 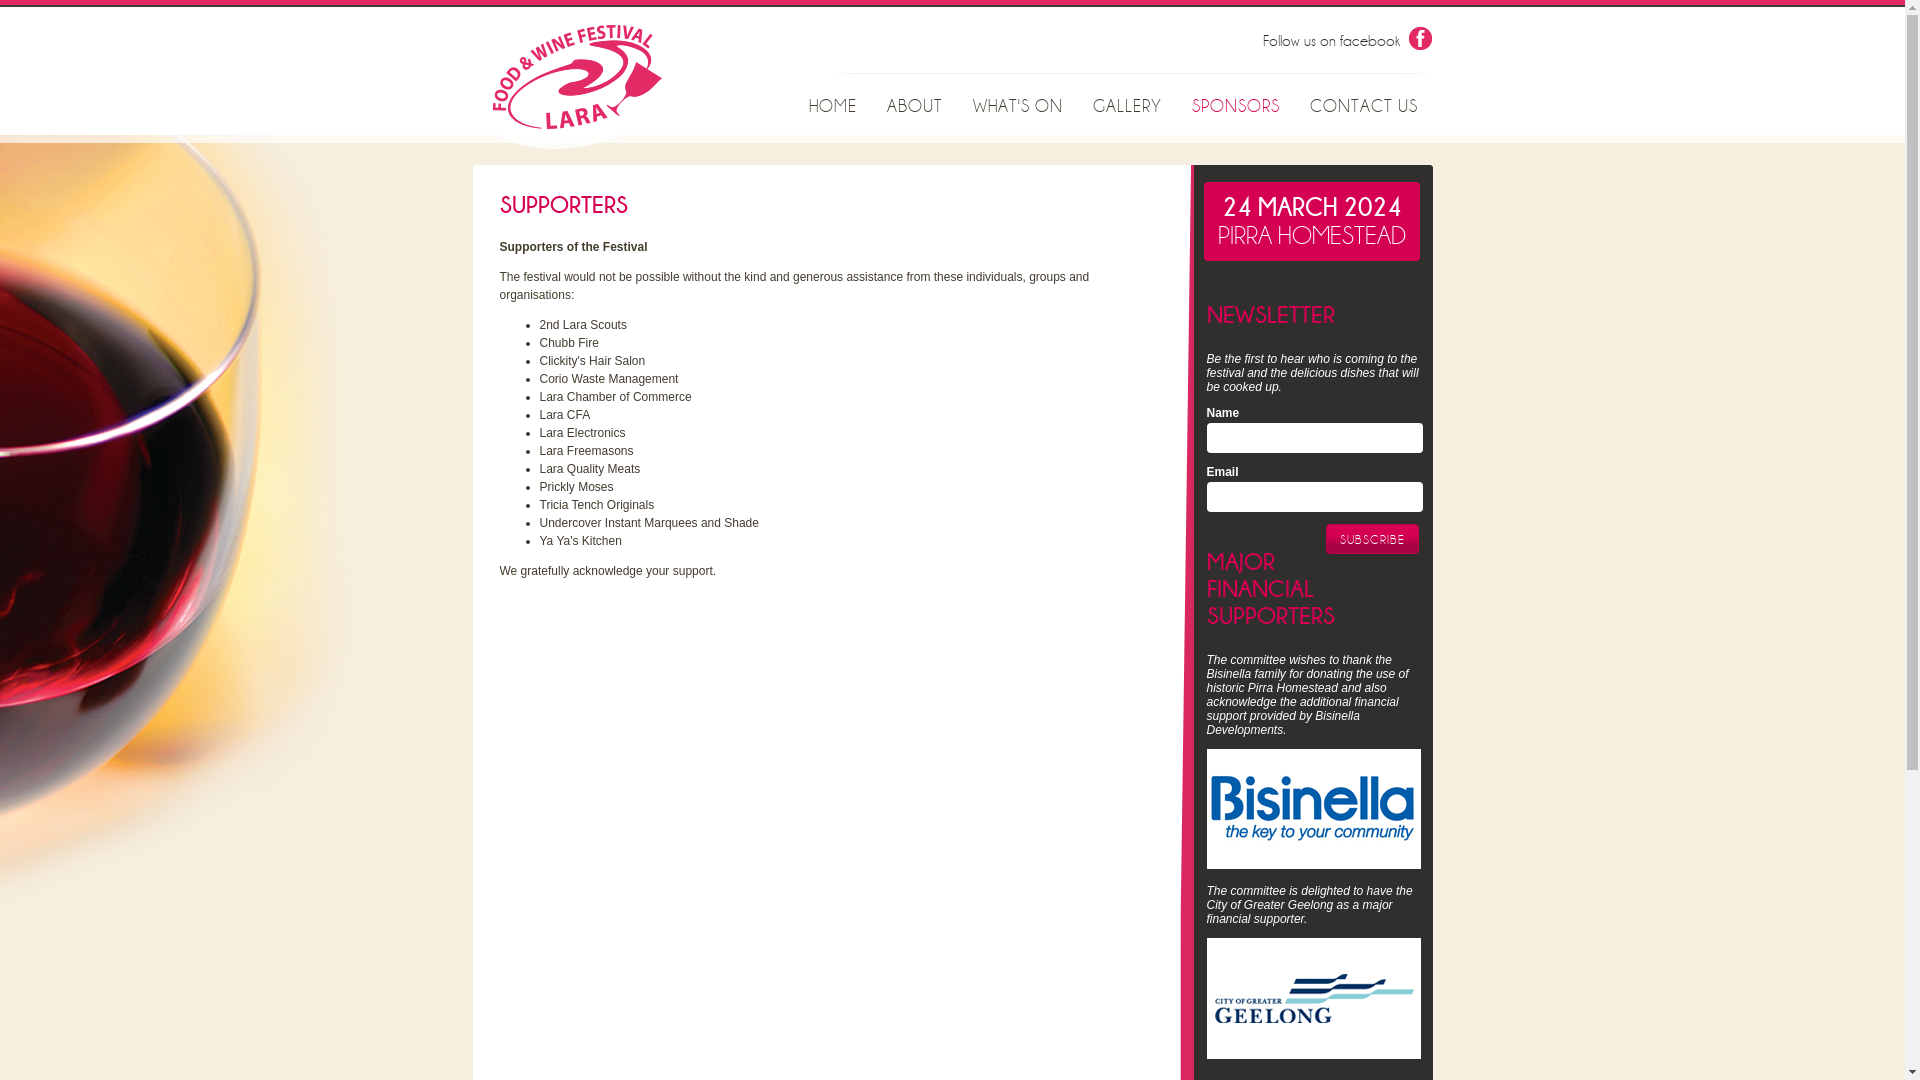 What do you see at coordinates (1233, 107) in the screenshot?
I see `'SPONSORS'` at bounding box center [1233, 107].